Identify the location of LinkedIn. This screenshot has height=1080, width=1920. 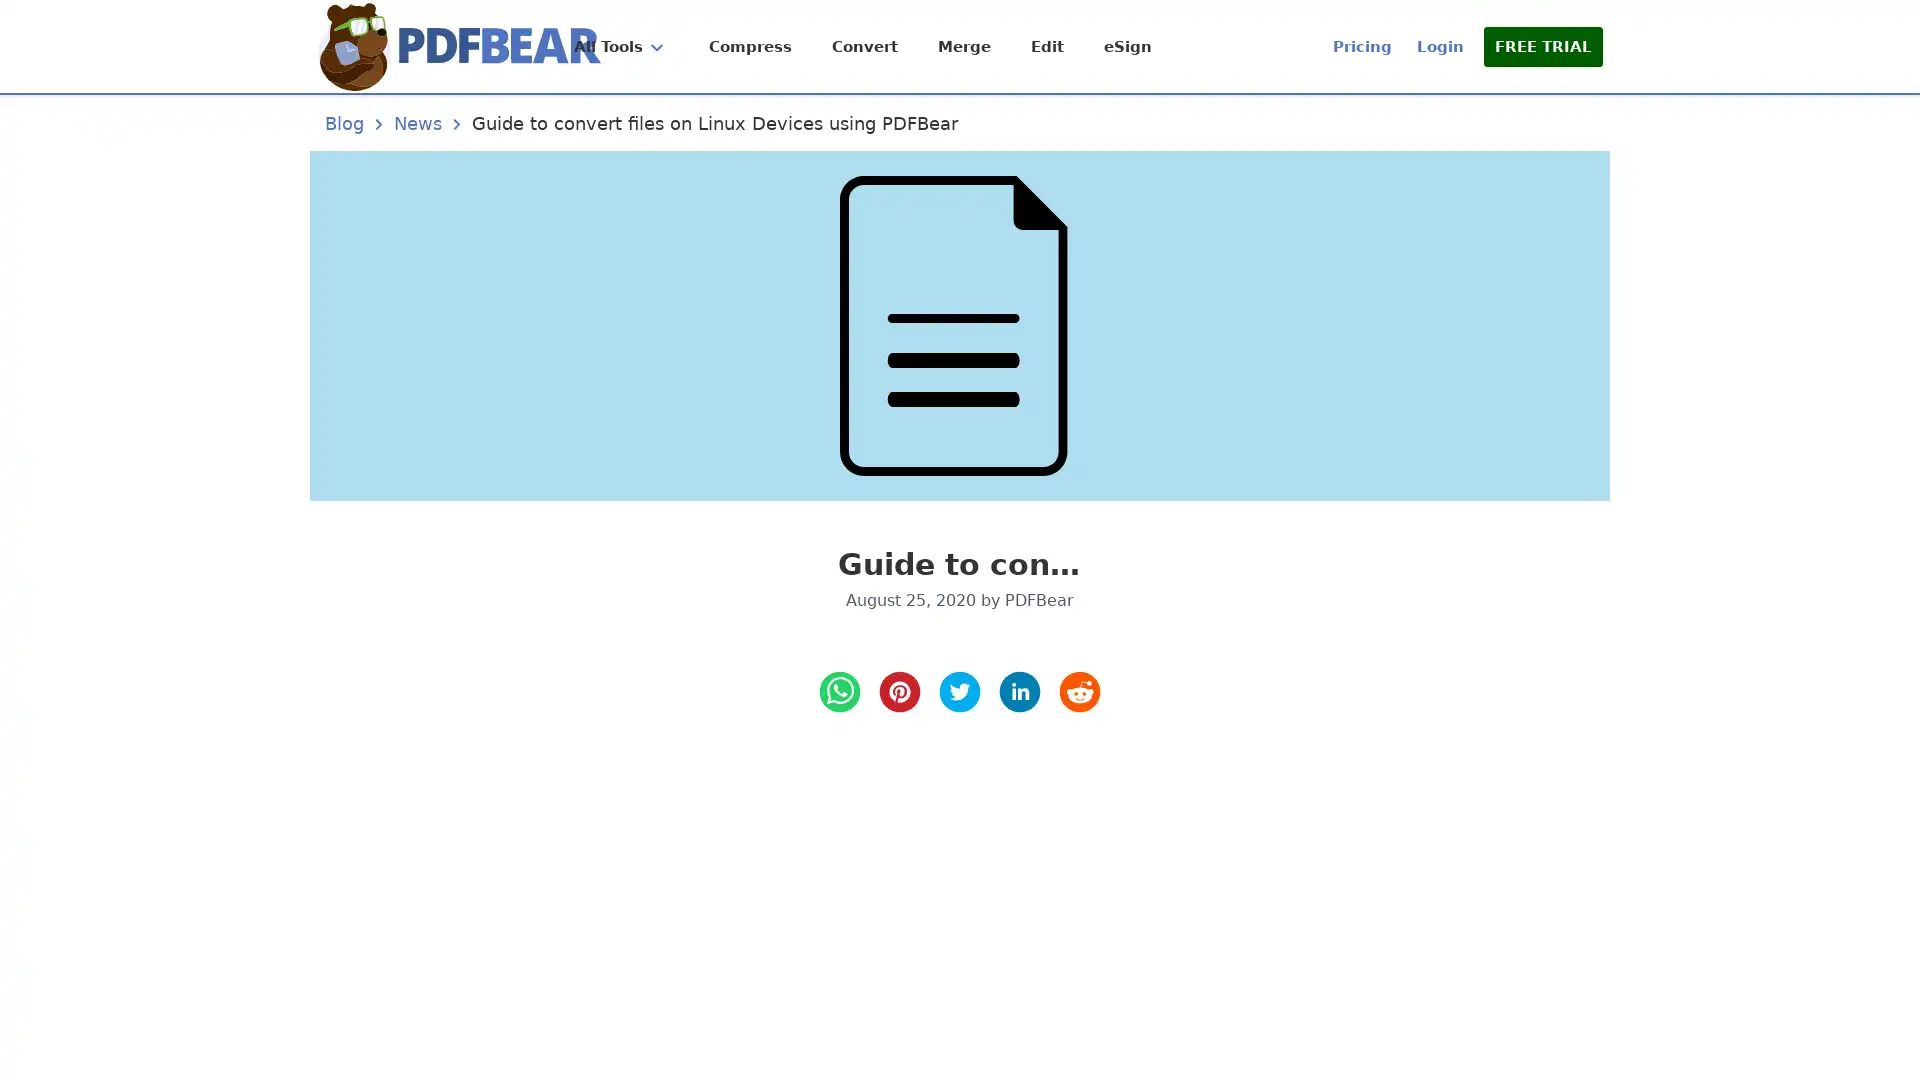
(1019, 690).